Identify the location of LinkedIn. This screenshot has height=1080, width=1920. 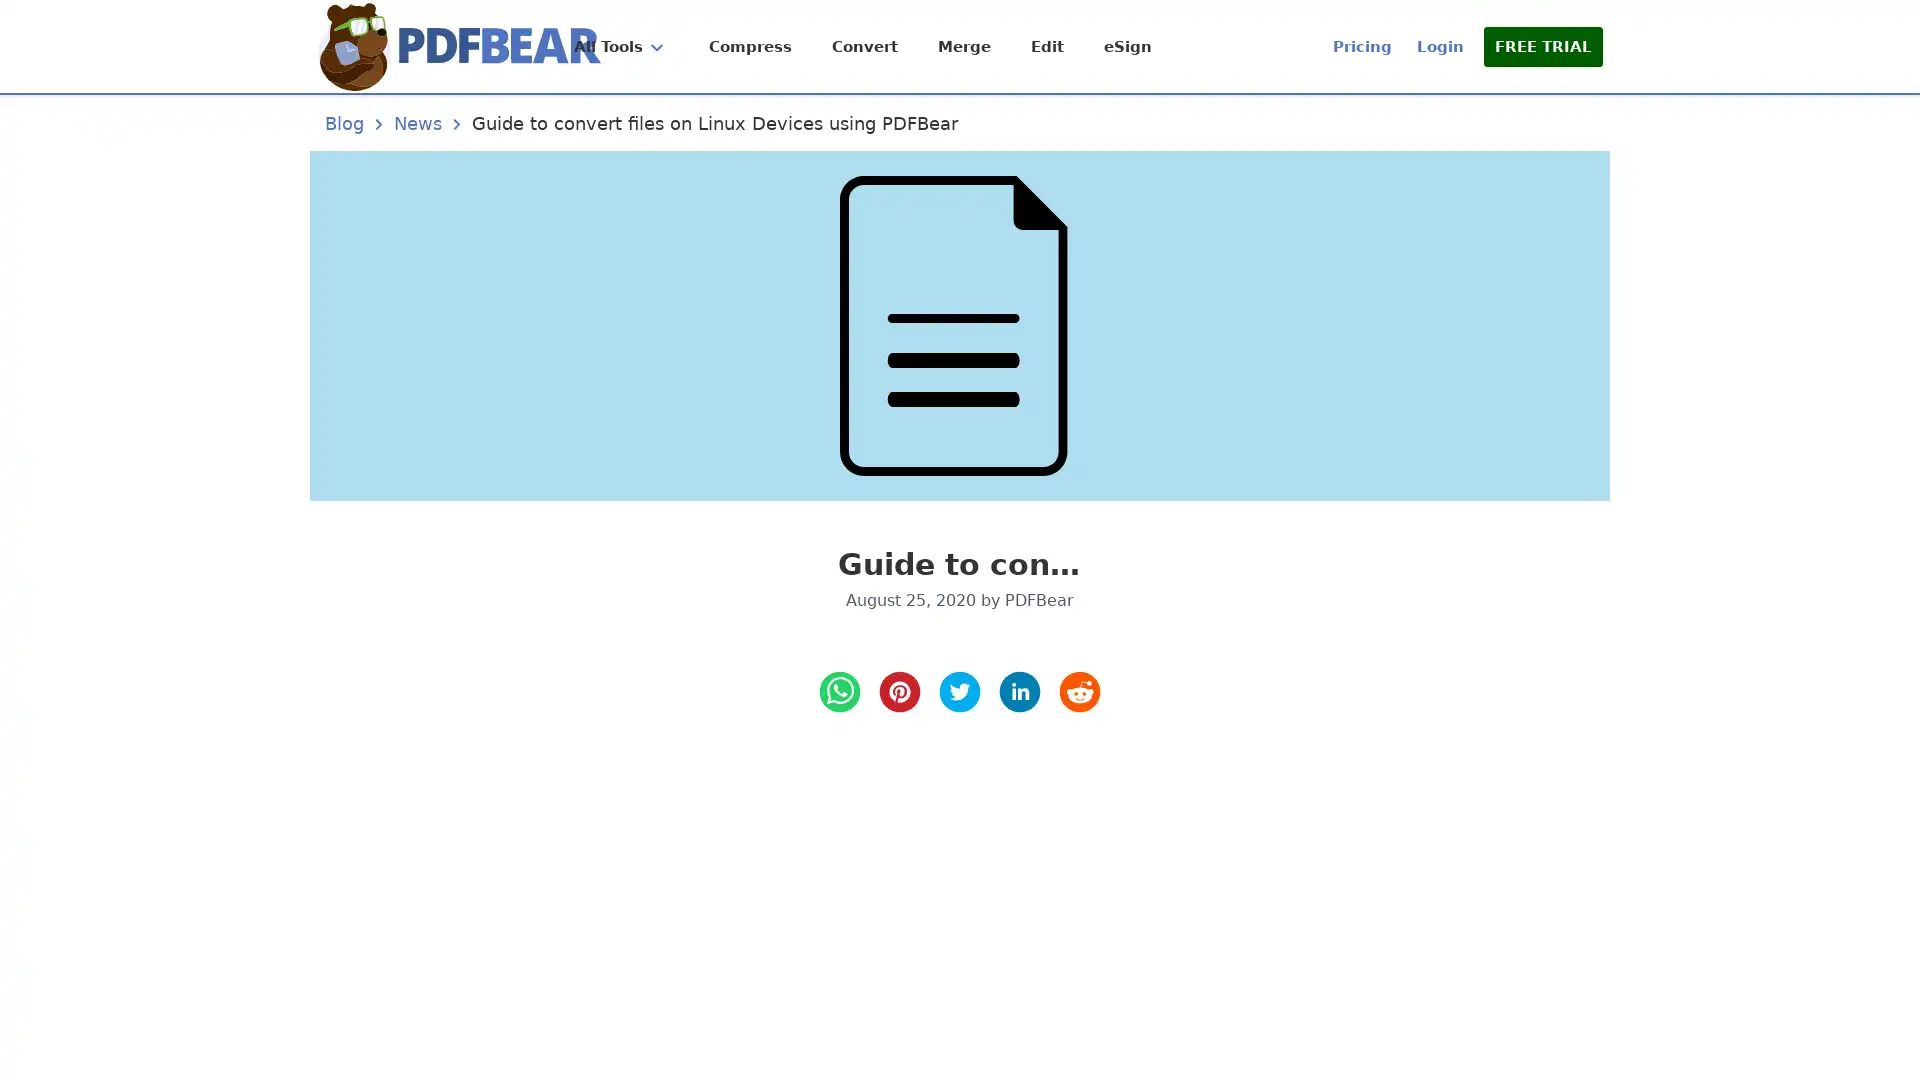
(1019, 690).